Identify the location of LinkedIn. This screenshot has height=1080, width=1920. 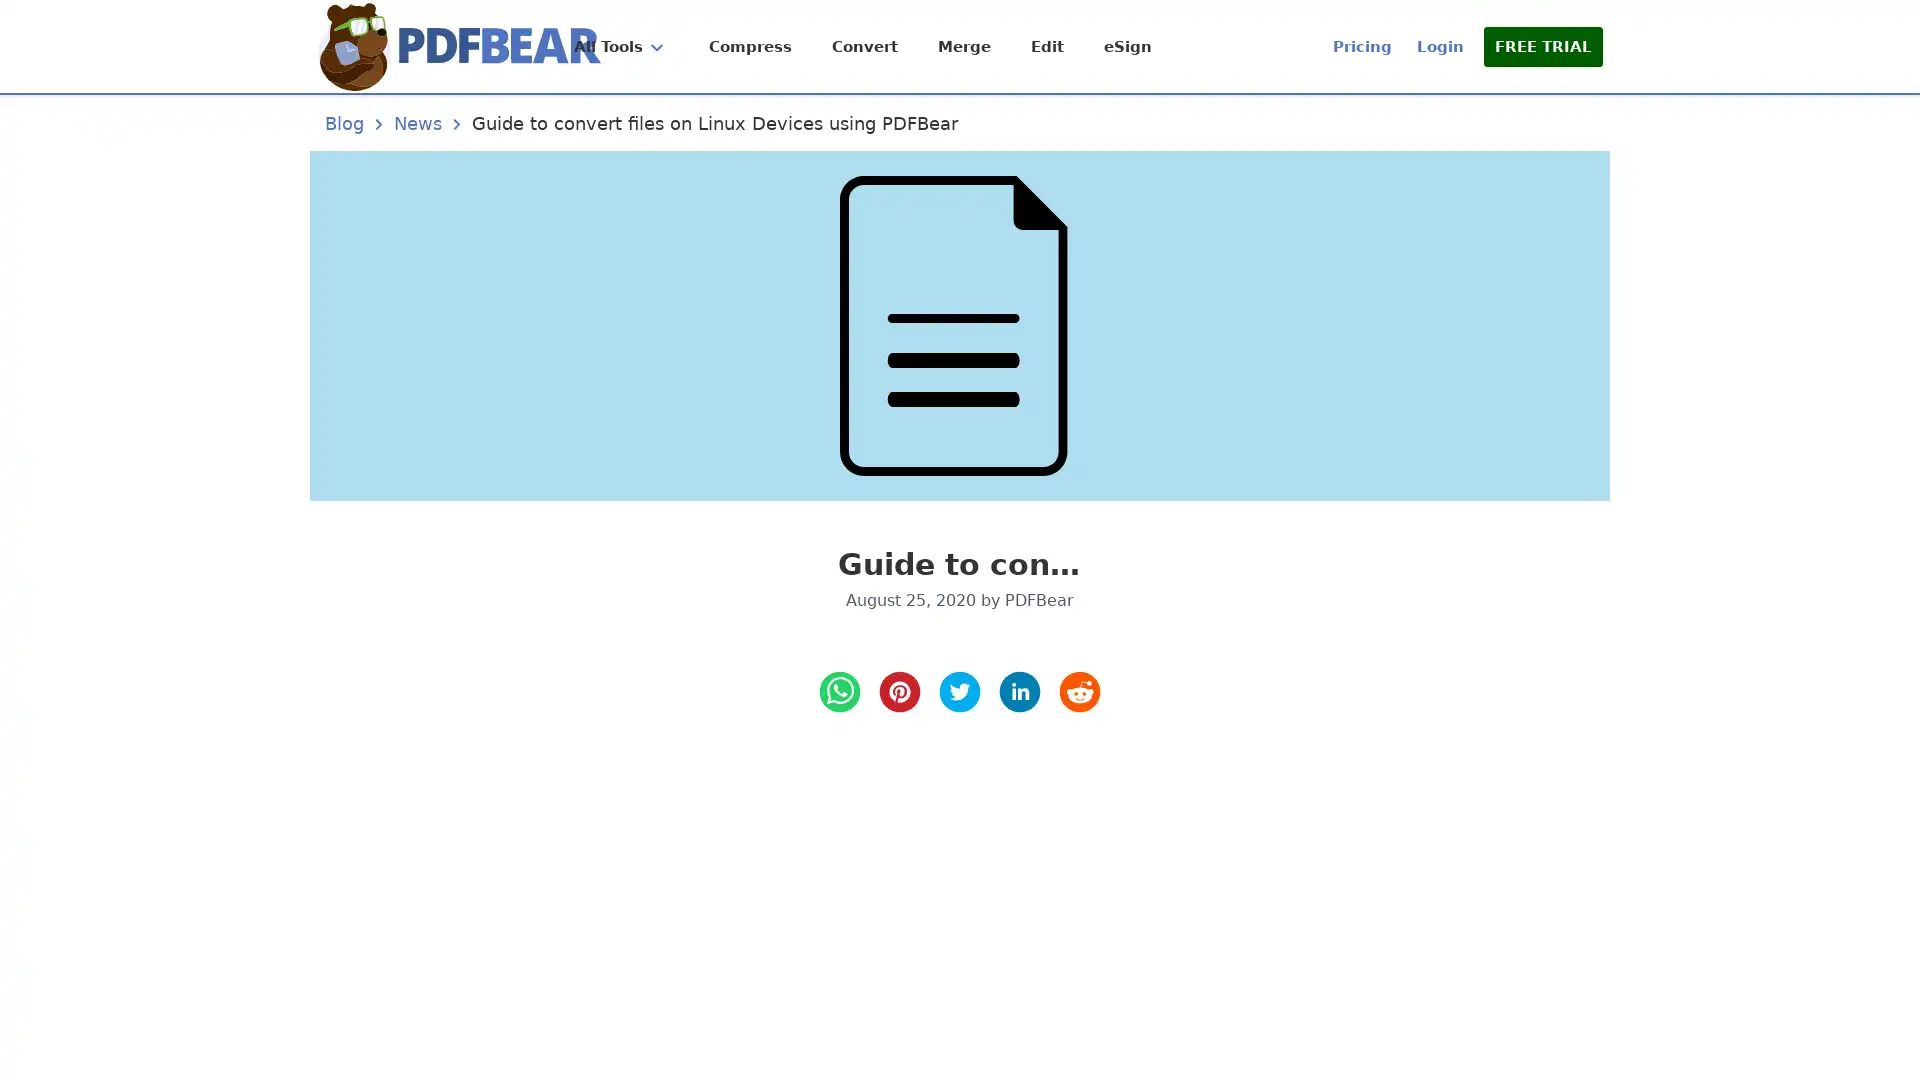
(1019, 690).